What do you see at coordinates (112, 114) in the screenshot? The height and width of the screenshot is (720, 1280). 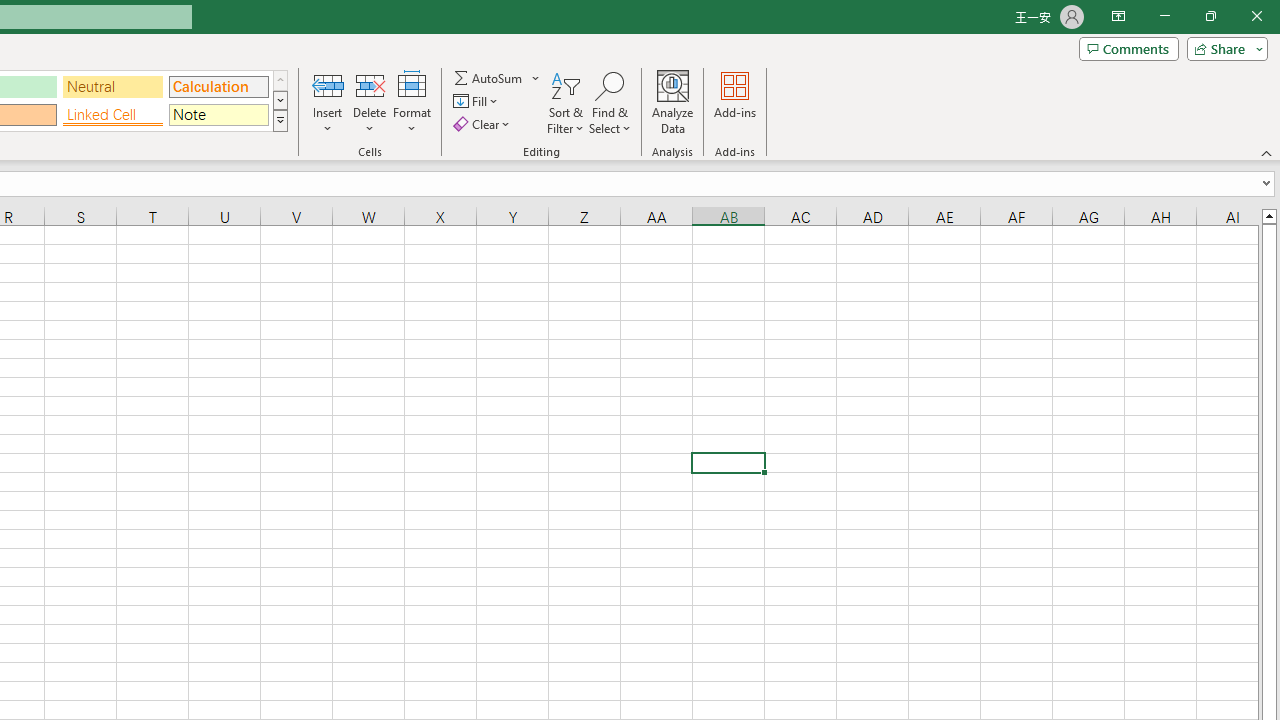 I see `'Linked Cell'` at bounding box center [112, 114].